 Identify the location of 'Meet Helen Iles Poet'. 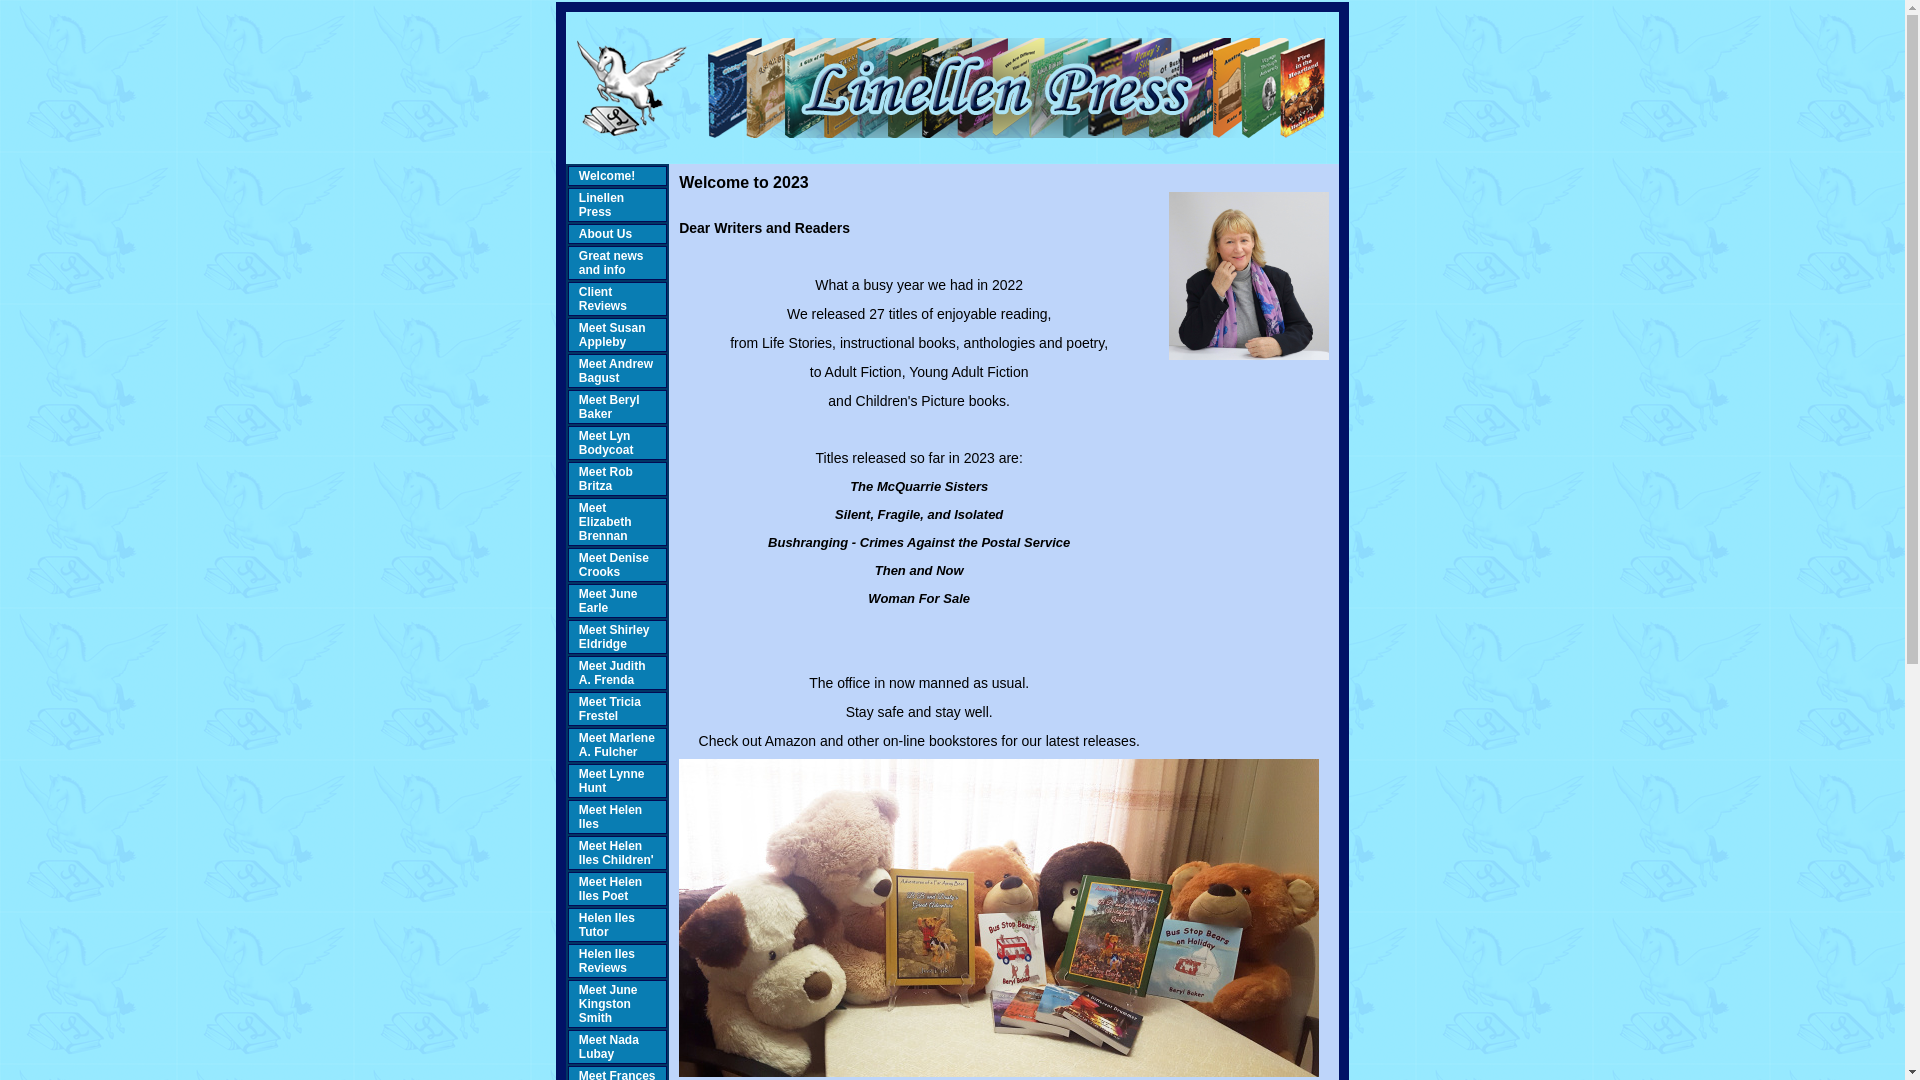
(578, 887).